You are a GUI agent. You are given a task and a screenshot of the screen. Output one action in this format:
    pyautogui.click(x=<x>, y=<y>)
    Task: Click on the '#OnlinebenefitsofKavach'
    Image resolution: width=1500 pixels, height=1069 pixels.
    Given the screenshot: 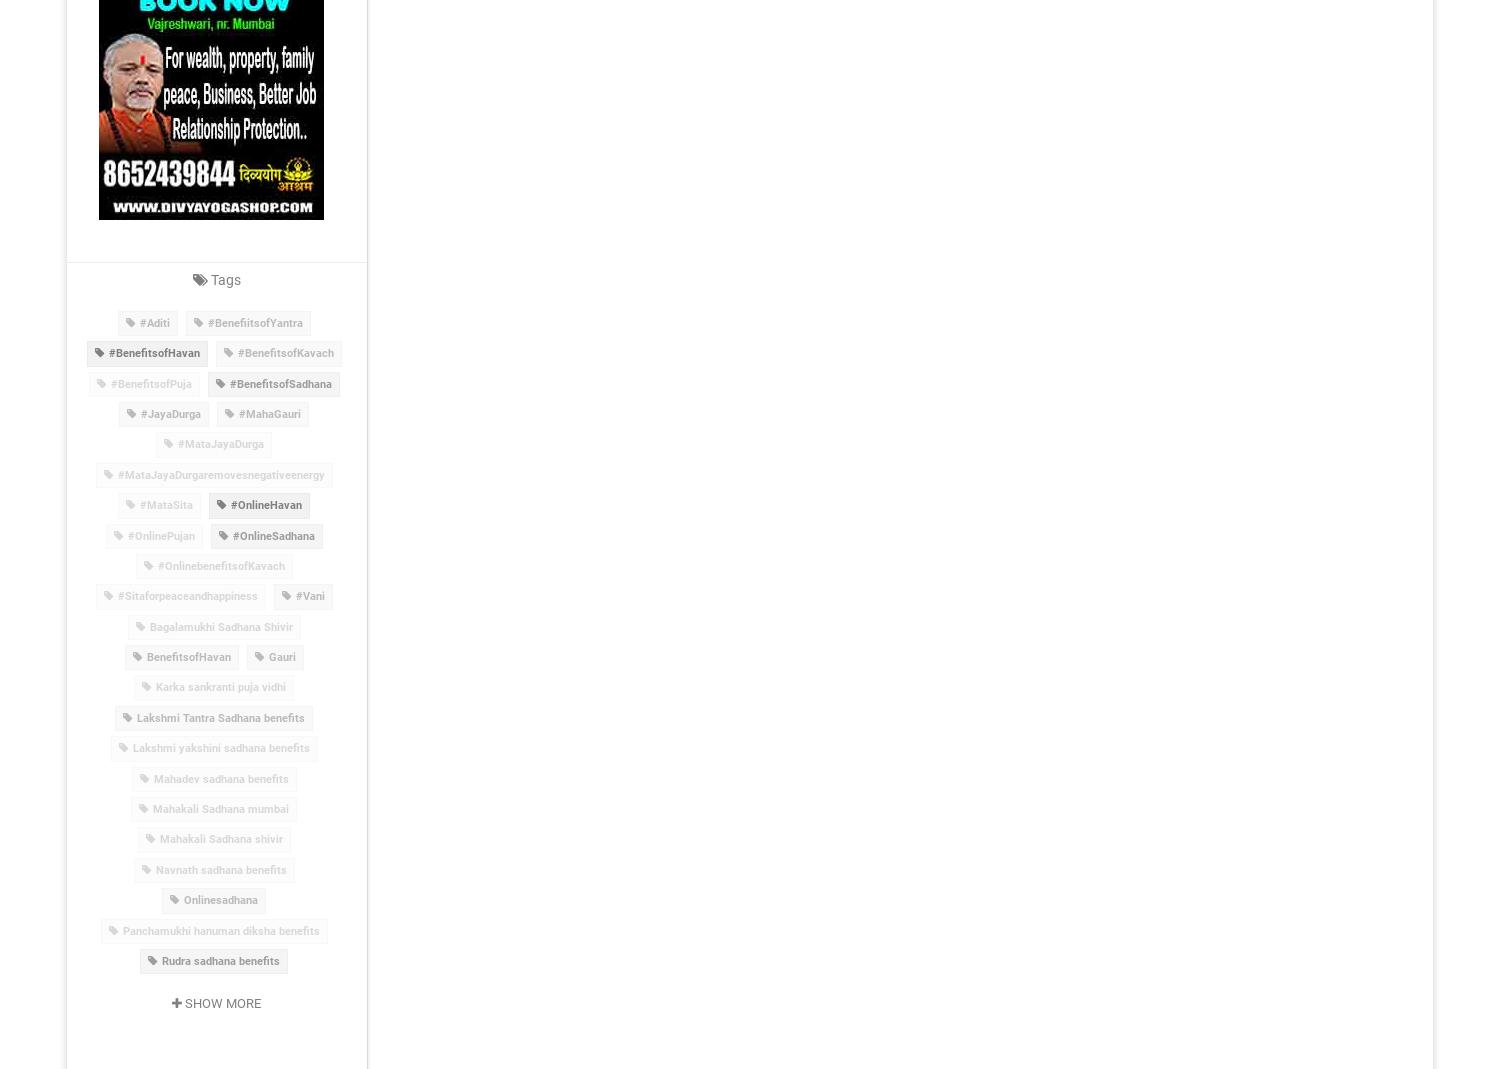 What is the action you would take?
    pyautogui.click(x=219, y=565)
    